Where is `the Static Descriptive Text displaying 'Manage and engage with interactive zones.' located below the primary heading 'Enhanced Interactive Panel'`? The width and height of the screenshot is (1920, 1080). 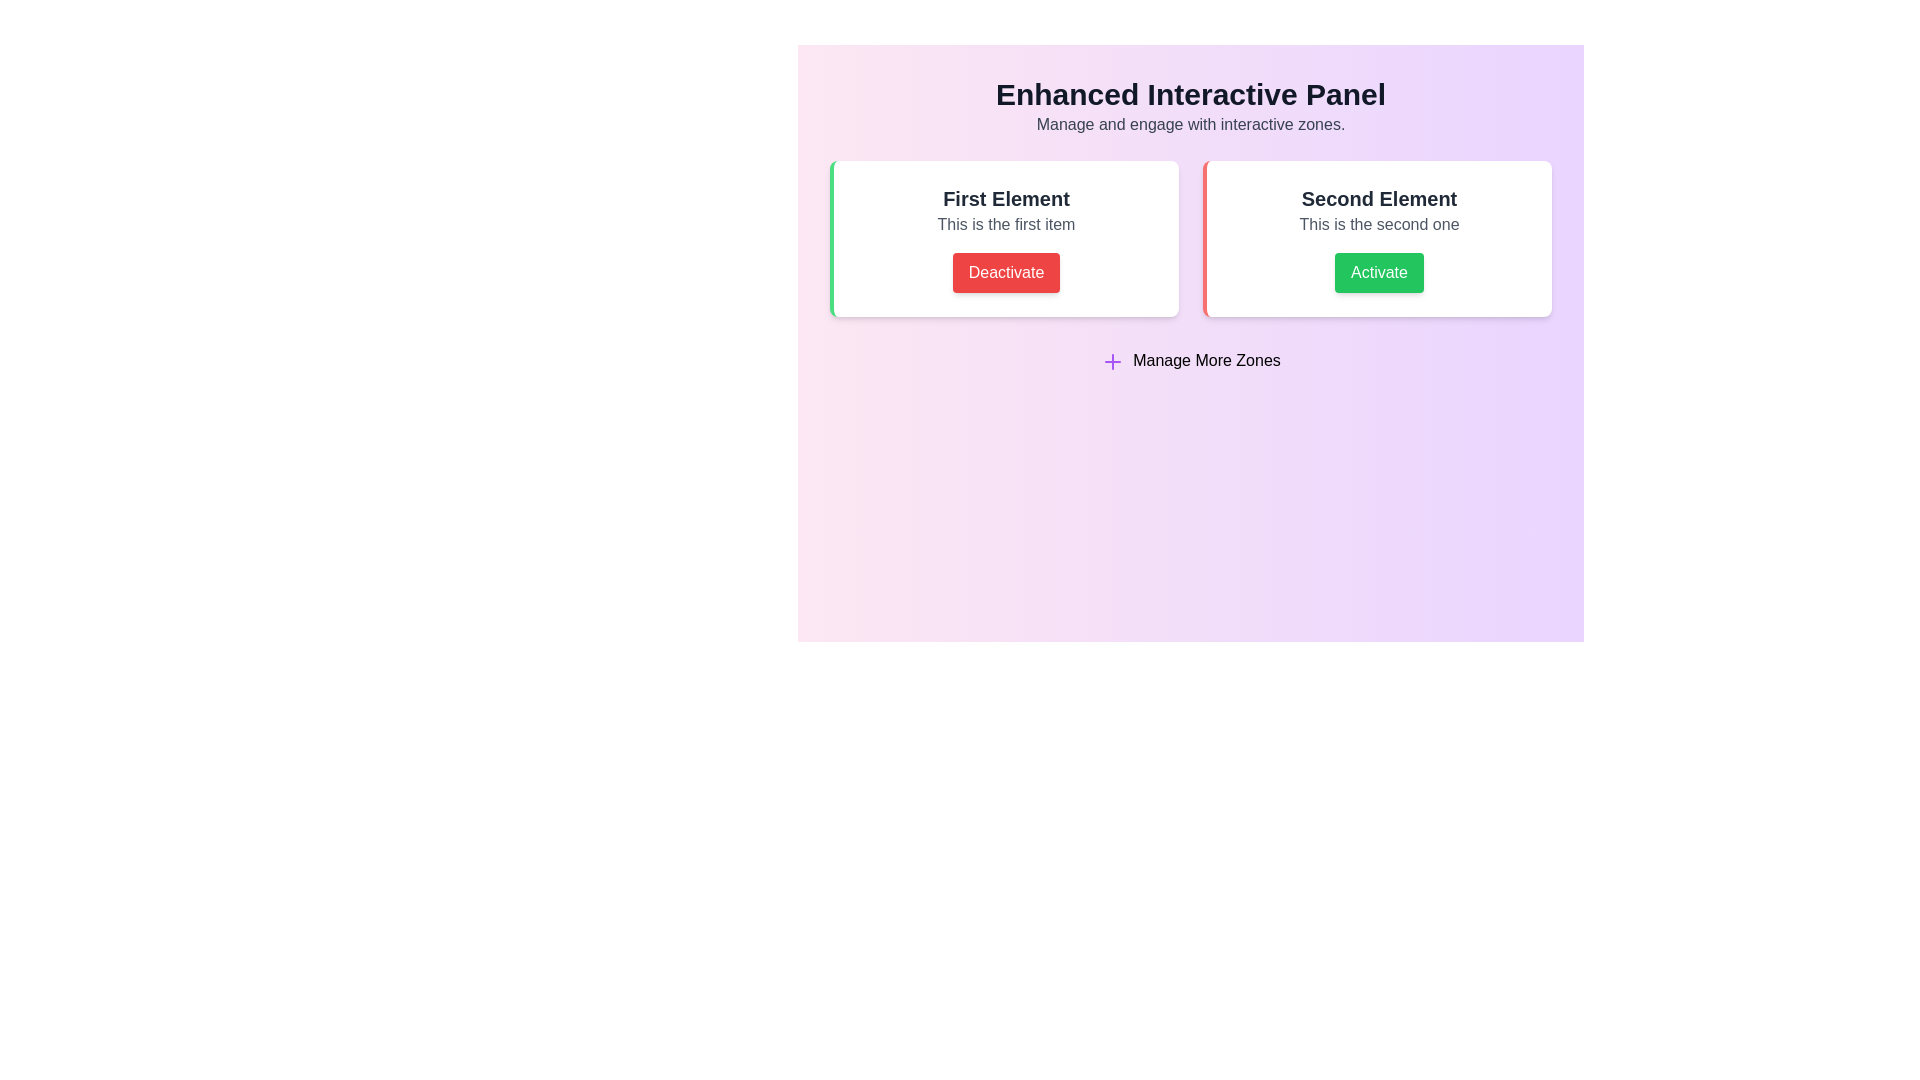 the Static Descriptive Text displaying 'Manage and engage with interactive zones.' located below the primary heading 'Enhanced Interactive Panel' is located at coordinates (1190, 124).